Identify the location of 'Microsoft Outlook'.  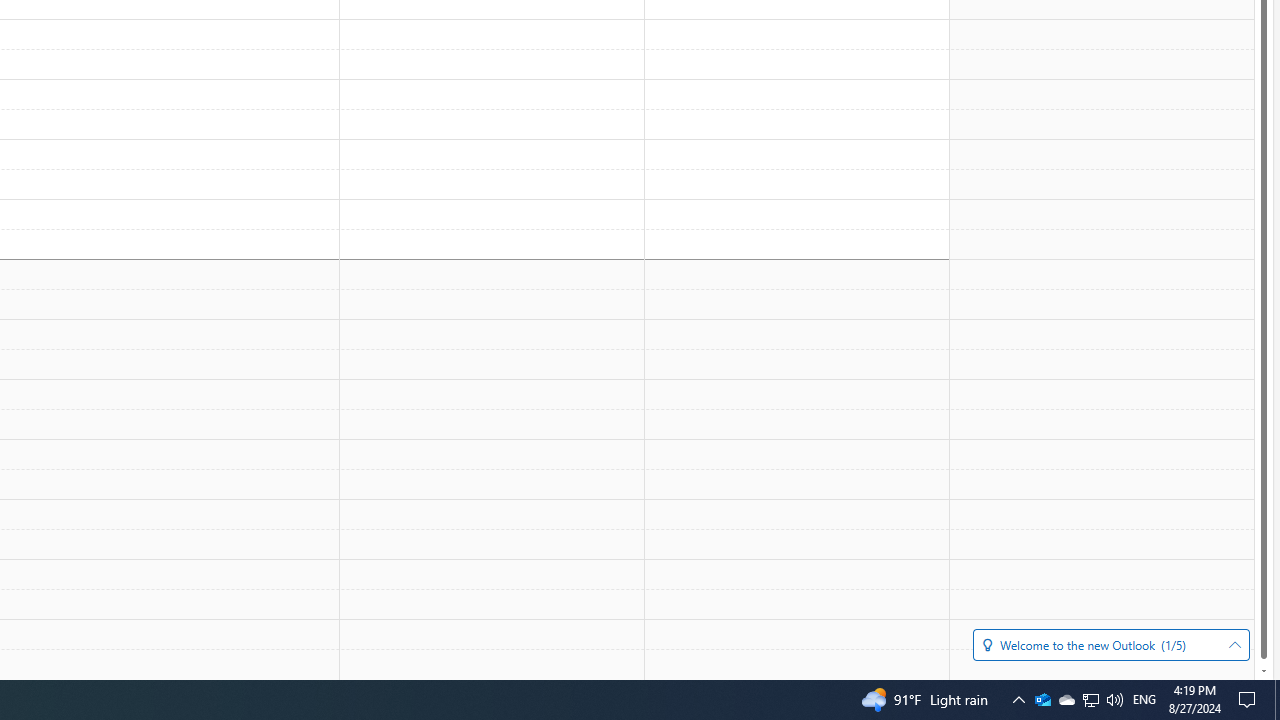
(1041, 698).